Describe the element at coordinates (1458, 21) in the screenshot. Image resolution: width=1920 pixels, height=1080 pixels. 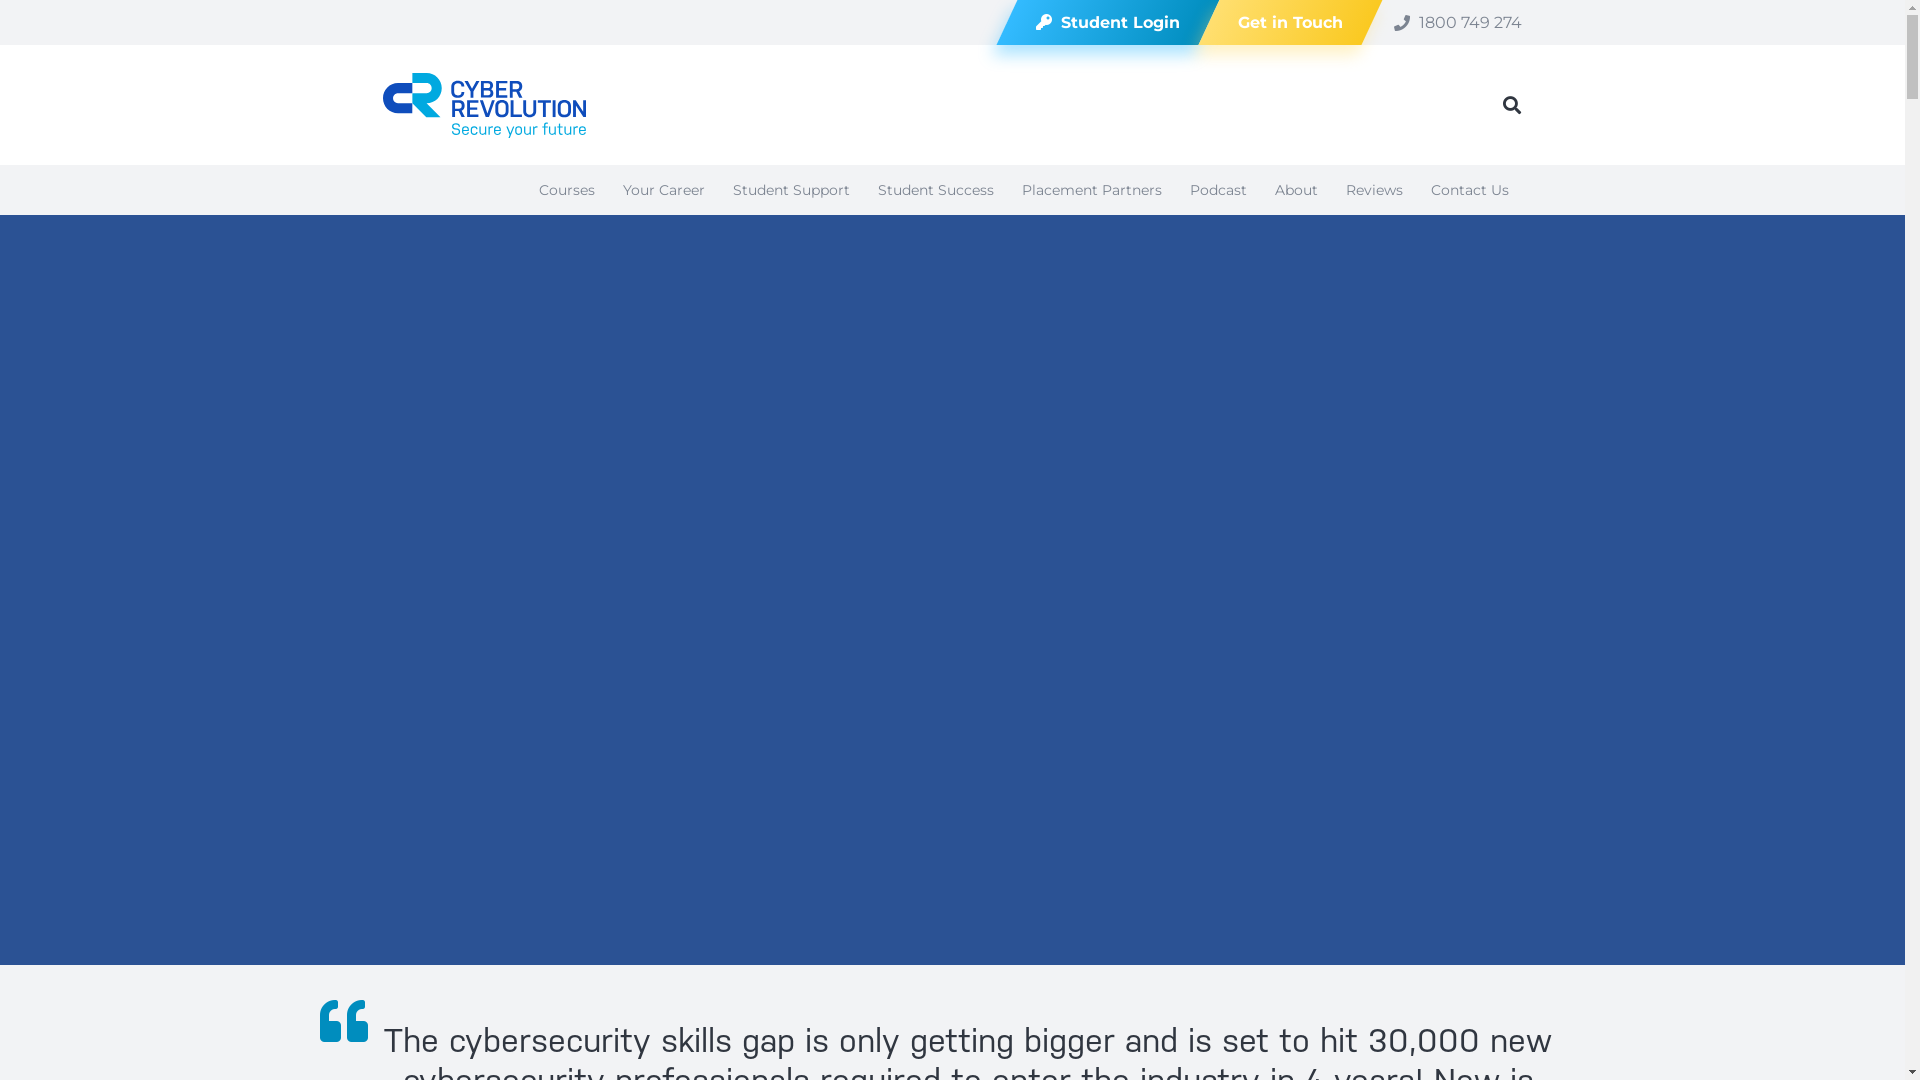
I see `'1800 749 274'` at that location.